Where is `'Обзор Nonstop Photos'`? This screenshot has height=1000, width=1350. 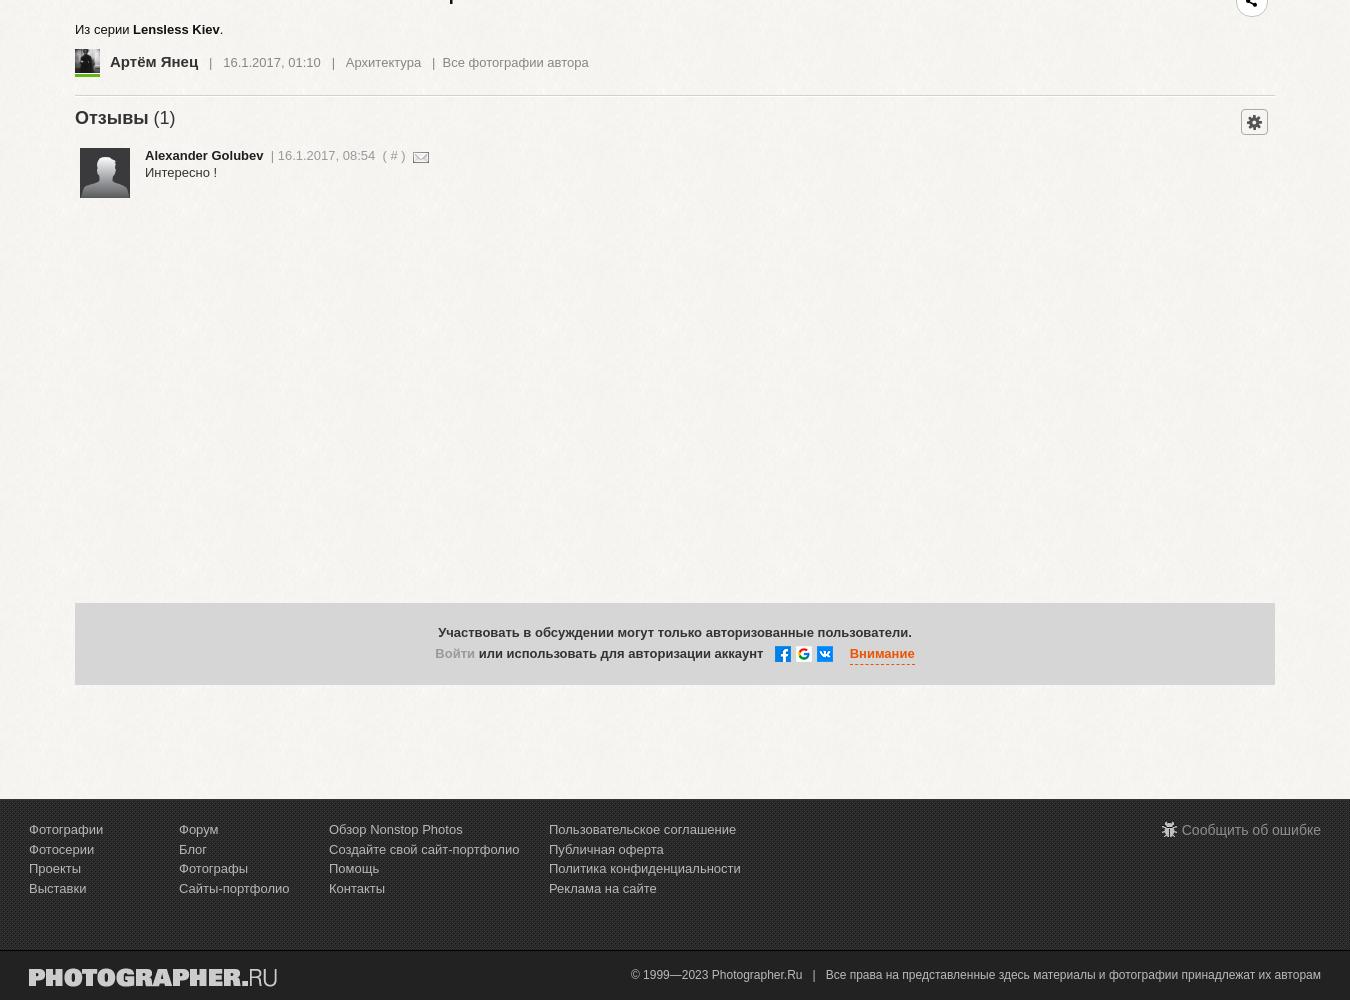 'Обзор Nonstop Photos' is located at coordinates (395, 828).